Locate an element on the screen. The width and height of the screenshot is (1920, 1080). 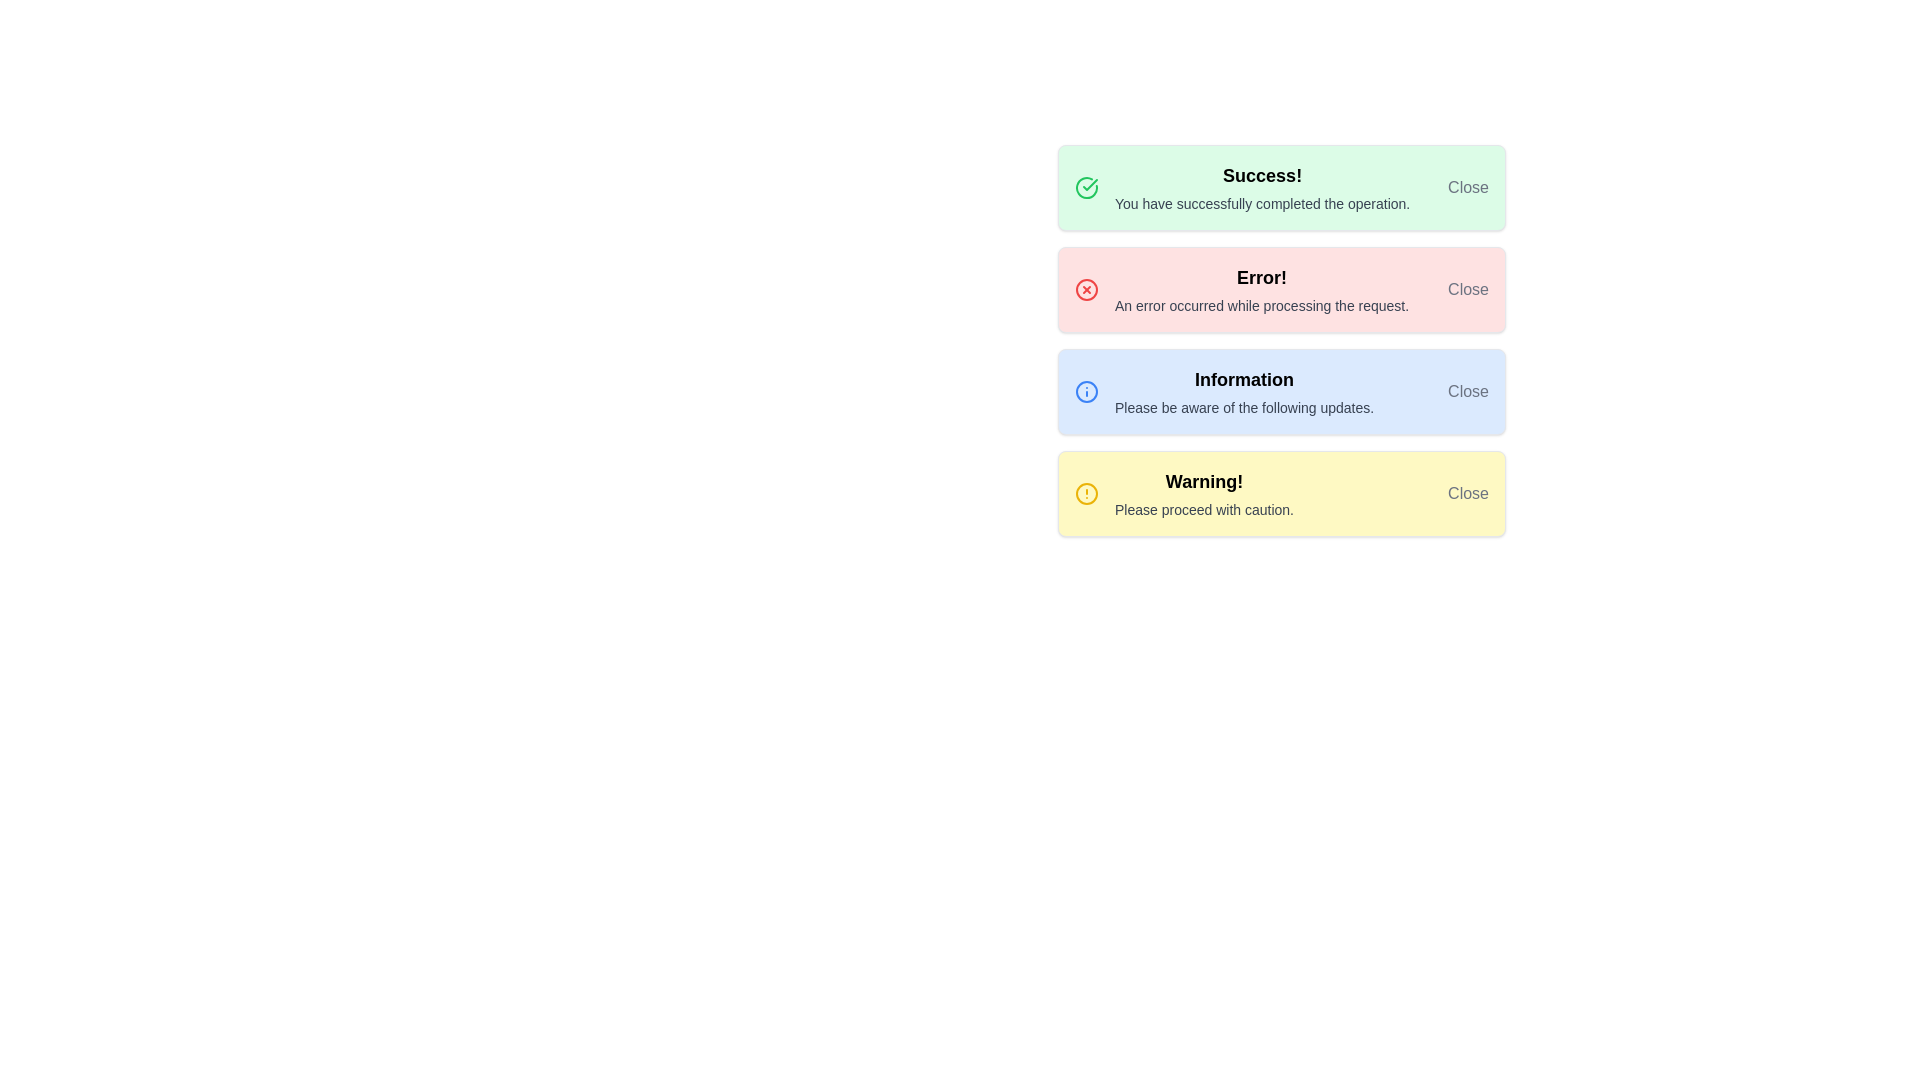
the circular success icon with a check mark inside, which is styled with a green outline and is located at the leftmost part of the 'Success!' notification box, vertically centered with the text 'Success! You have successfully completed the operation.' is located at coordinates (1085, 188).